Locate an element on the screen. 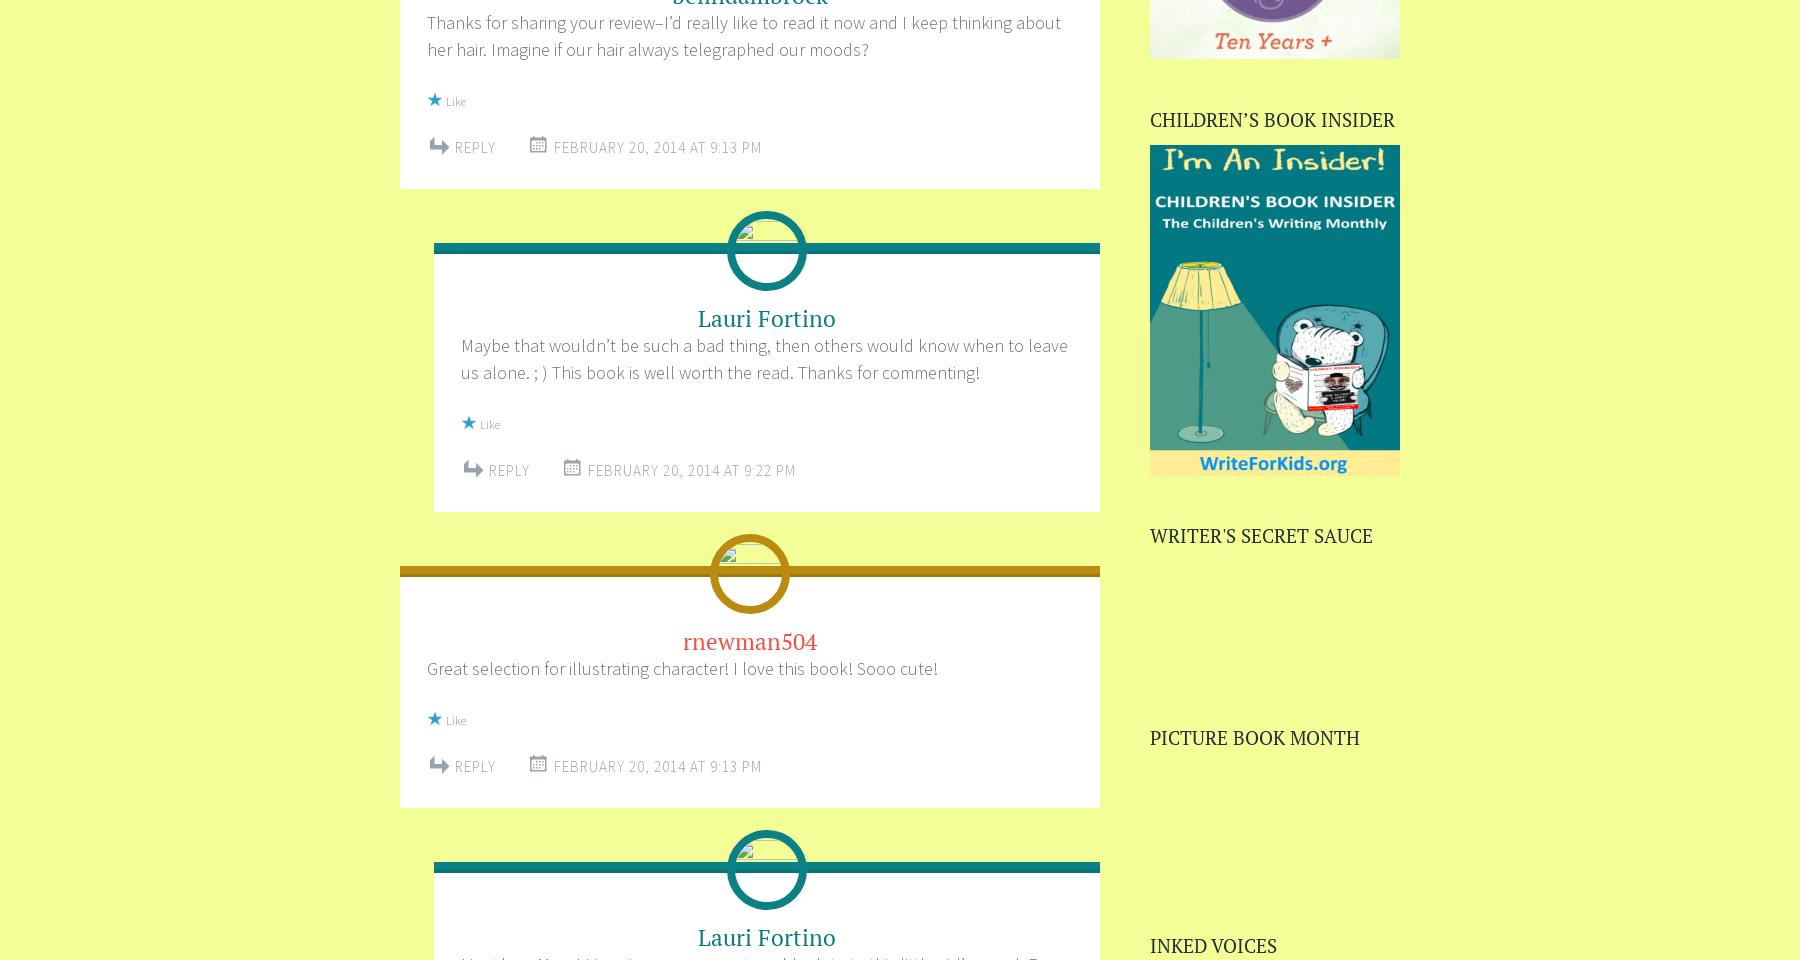 Image resolution: width=1800 pixels, height=960 pixels. 'PICTURE BOOK MONTH' is located at coordinates (1254, 735).